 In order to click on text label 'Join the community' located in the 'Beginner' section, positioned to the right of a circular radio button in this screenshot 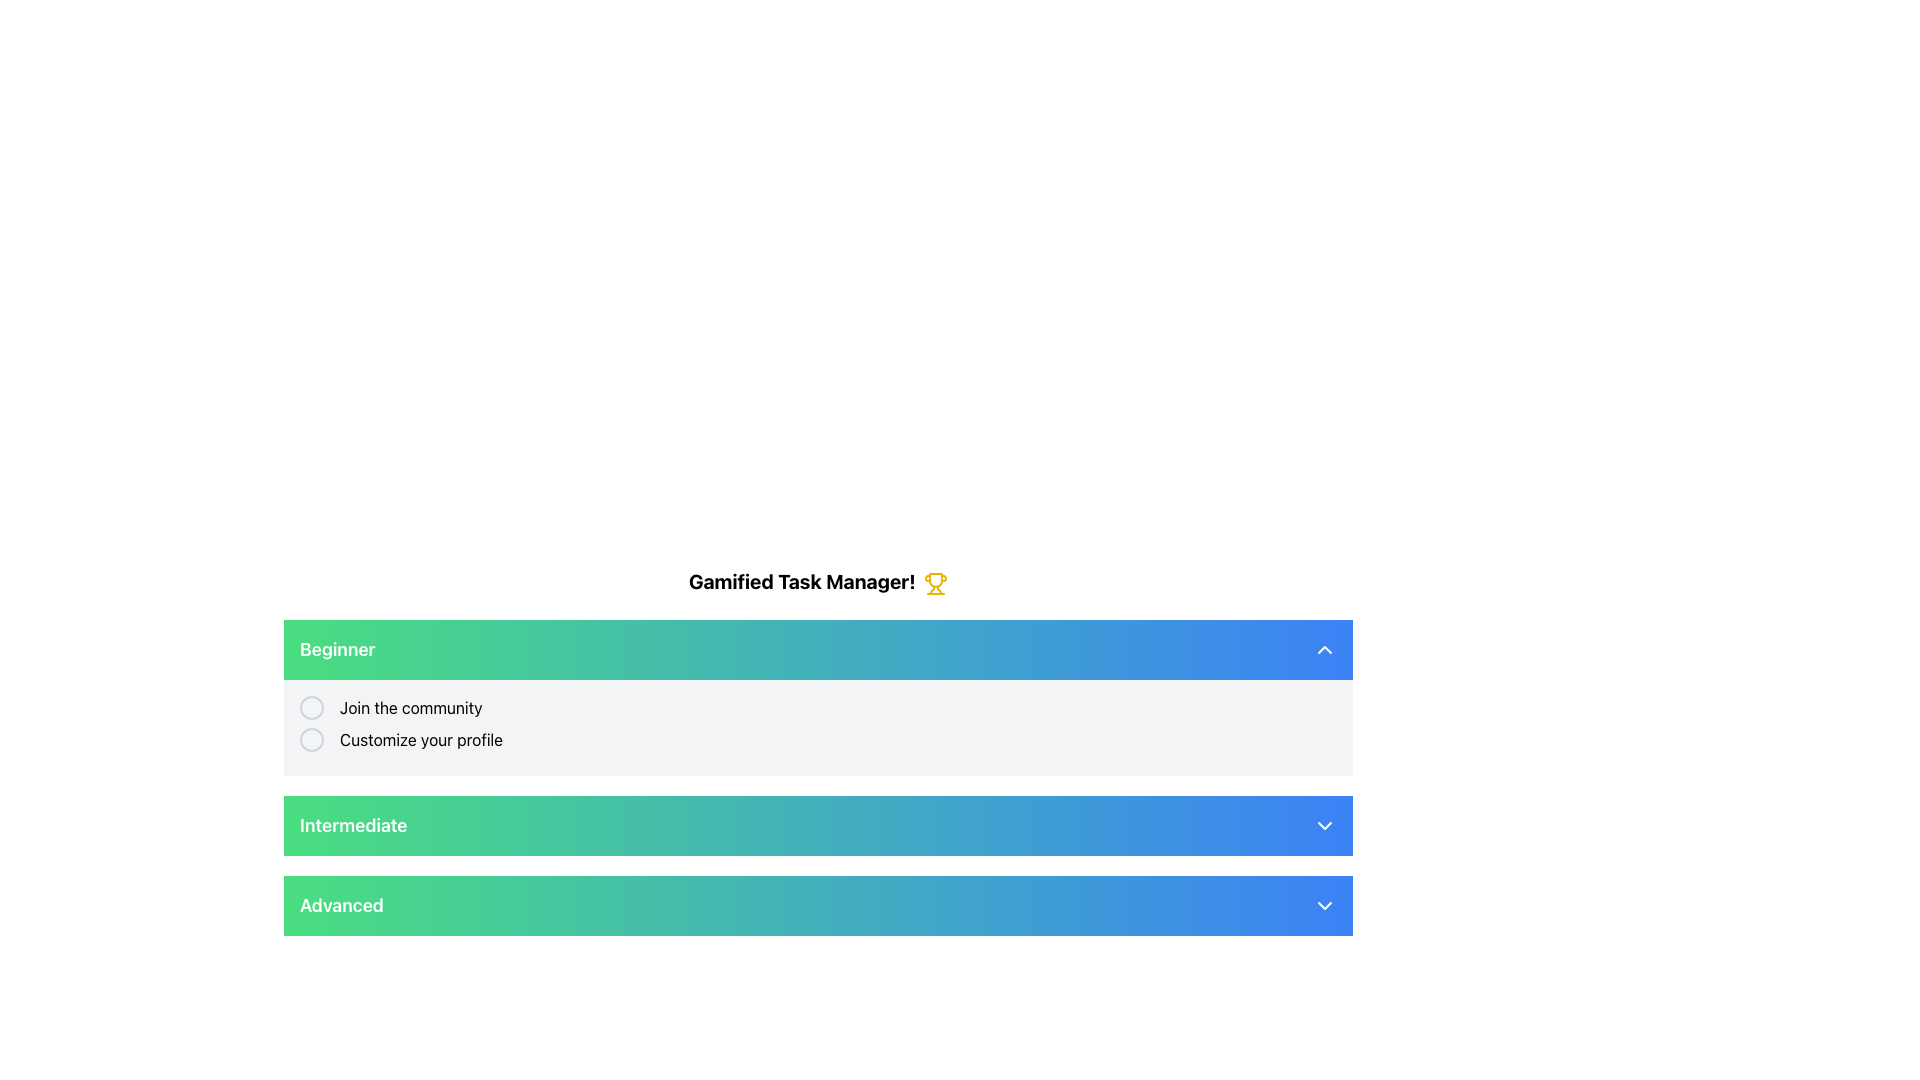, I will do `click(410, 707)`.